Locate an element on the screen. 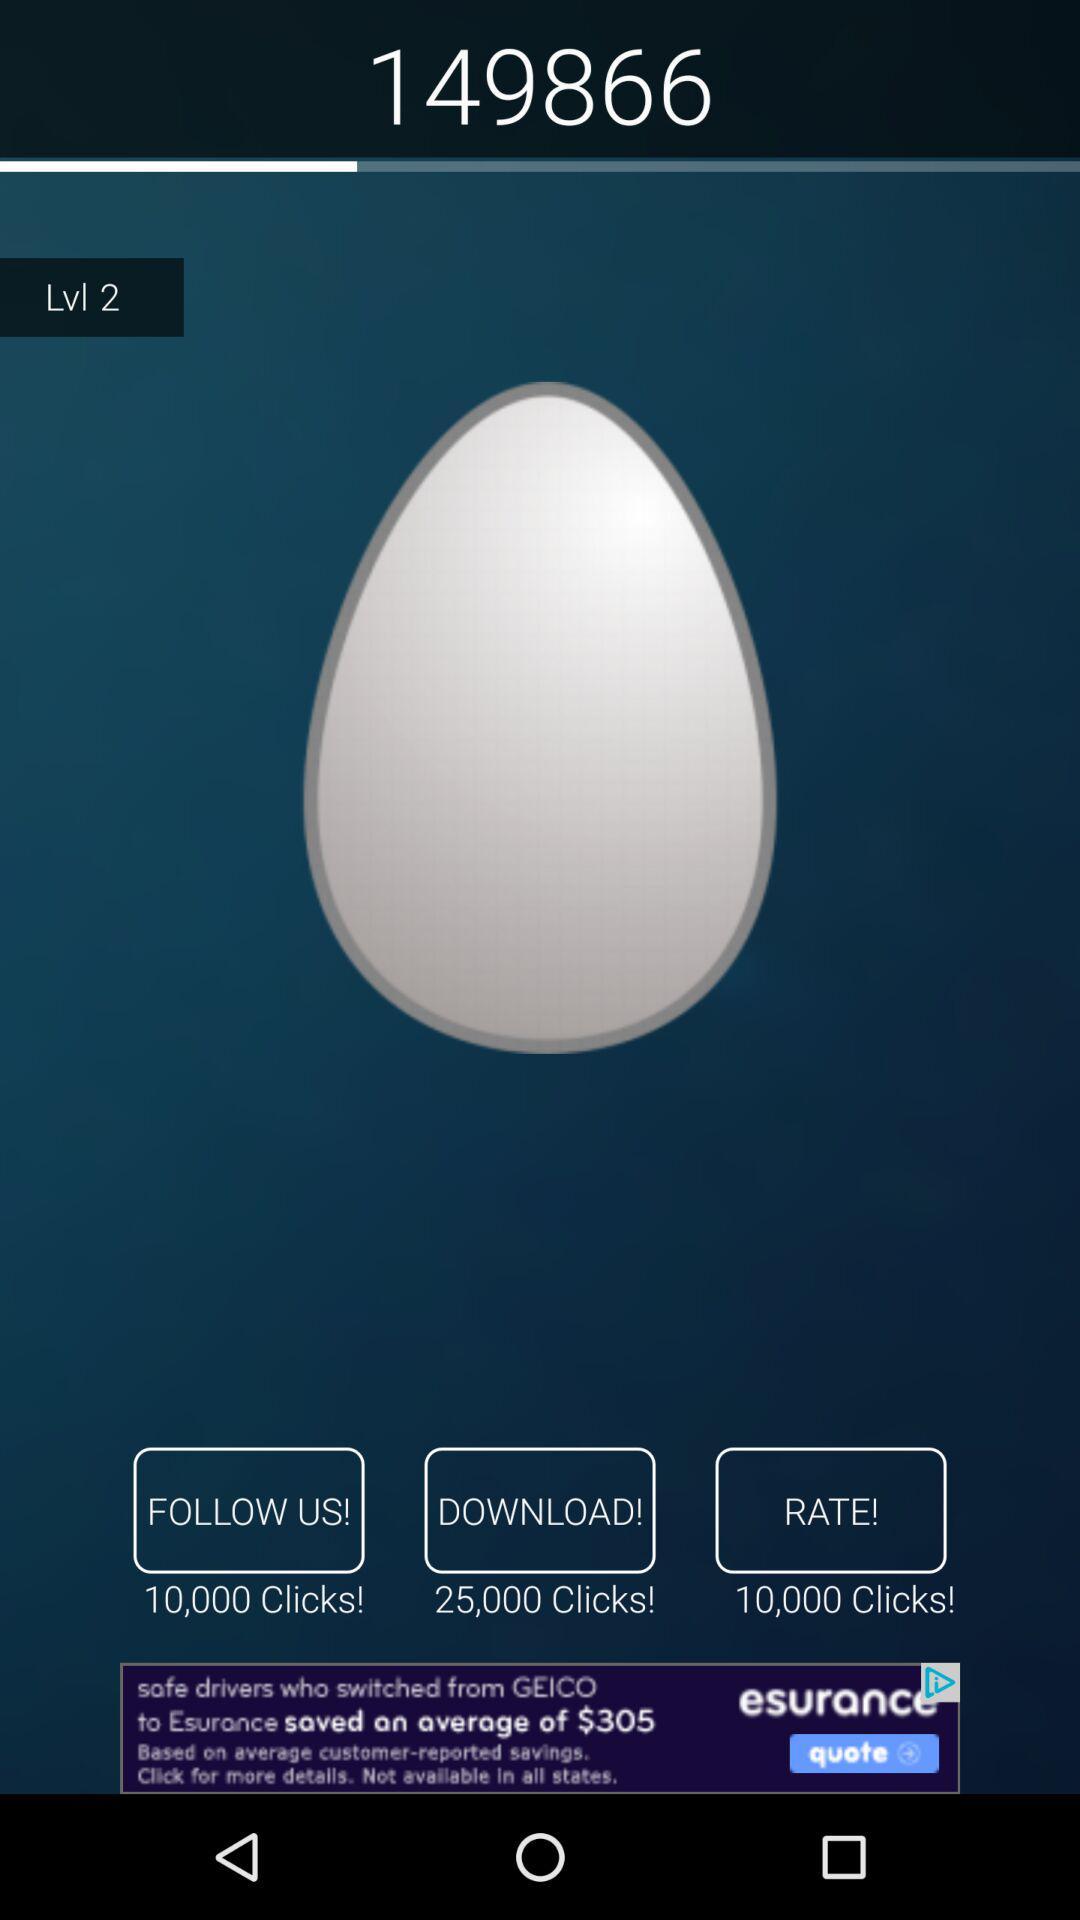 Image resolution: width=1080 pixels, height=1920 pixels. advertising is located at coordinates (540, 1727).